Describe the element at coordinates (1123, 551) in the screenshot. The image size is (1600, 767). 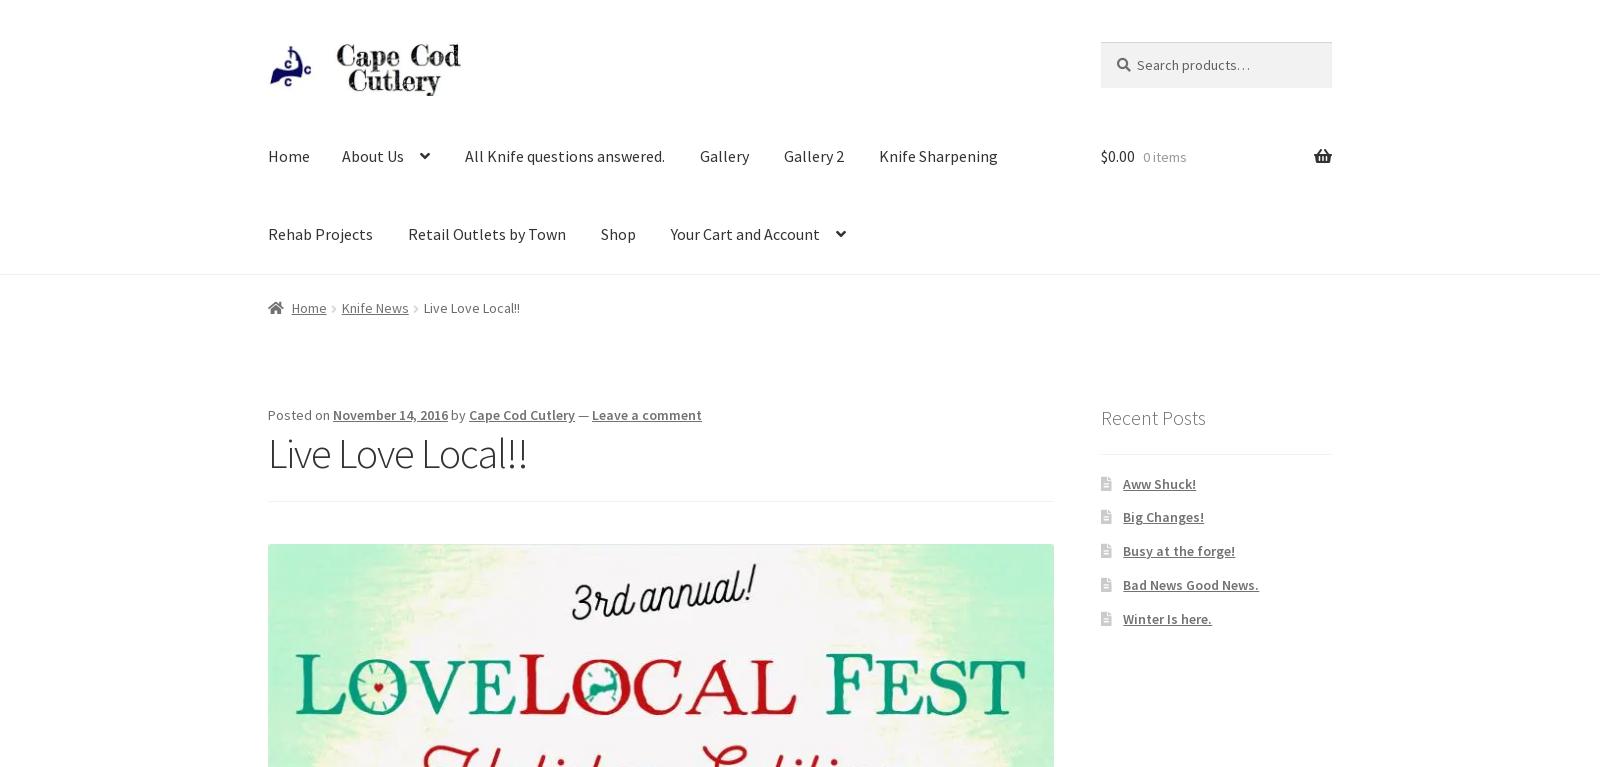
I see `'Busy at the forge!'` at that location.